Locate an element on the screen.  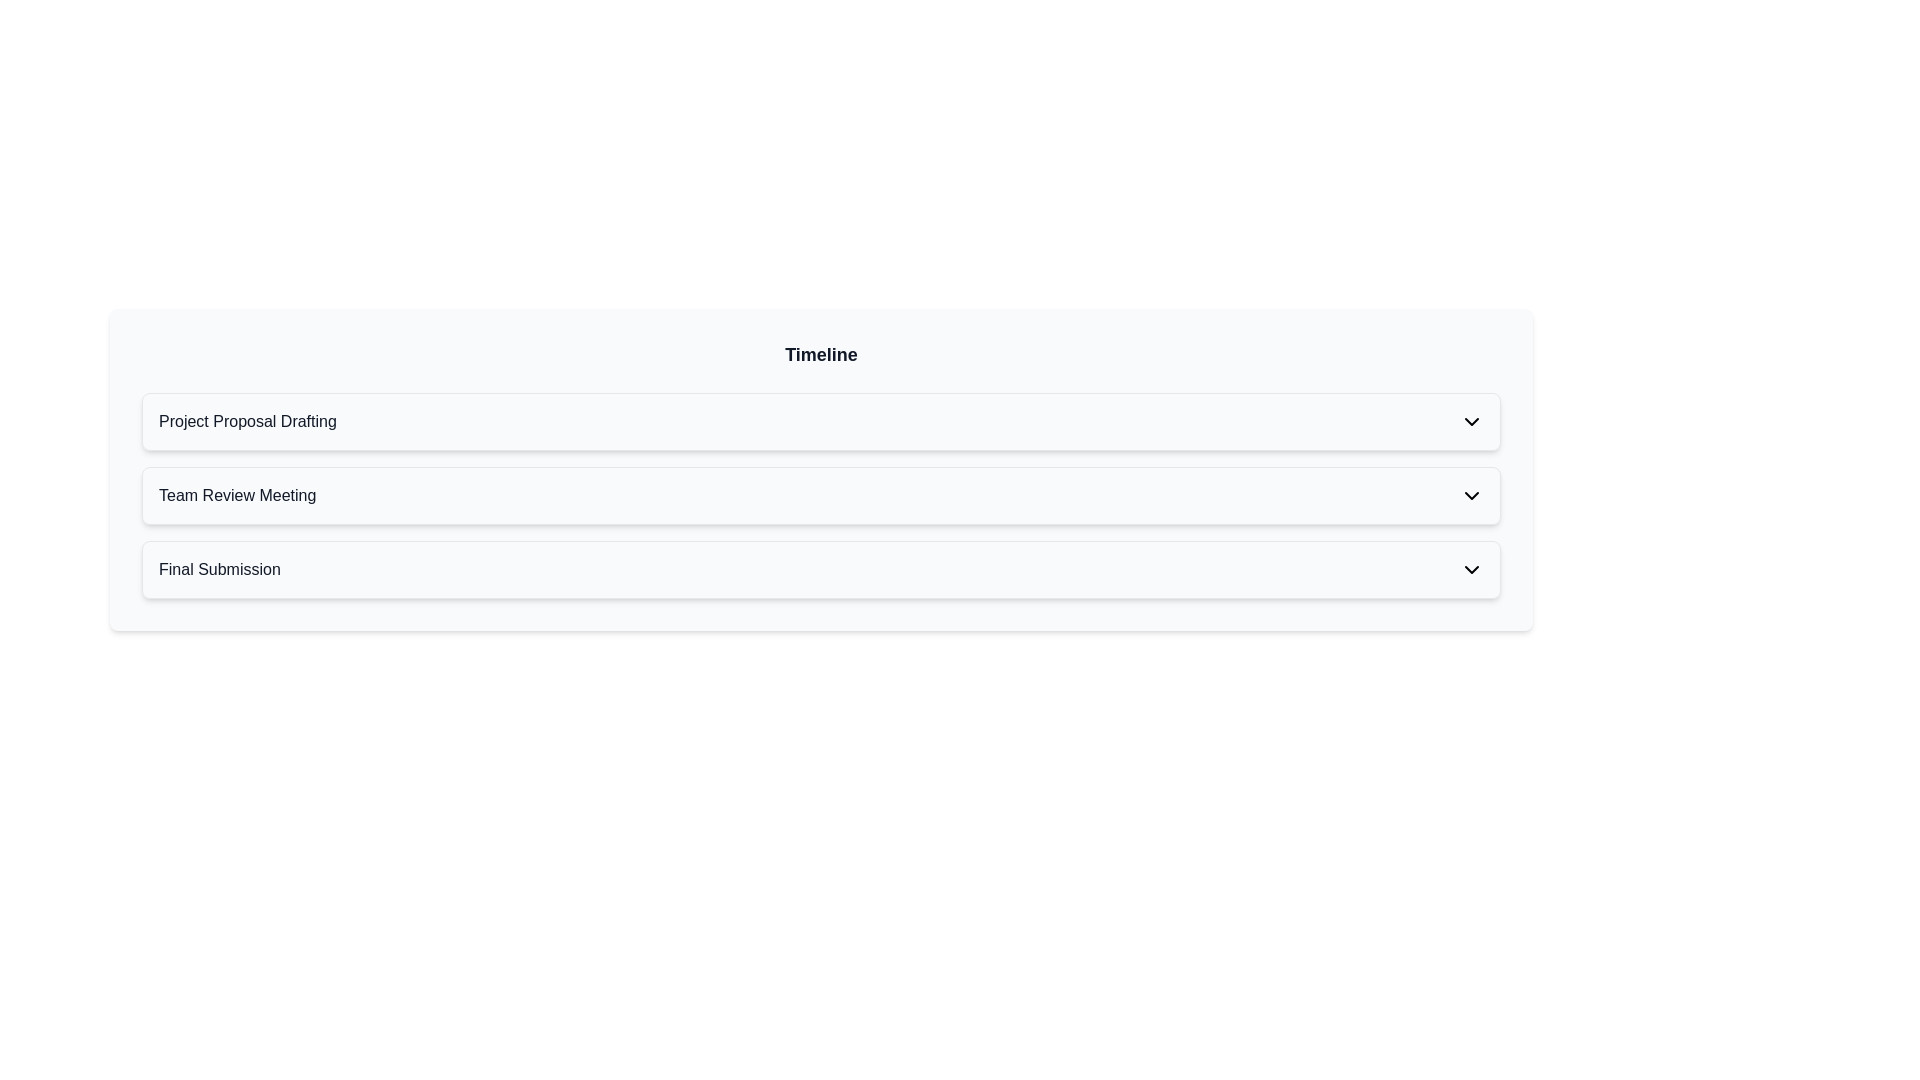
the middle interactive button in the vertical sequence of three items is located at coordinates (821, 495).